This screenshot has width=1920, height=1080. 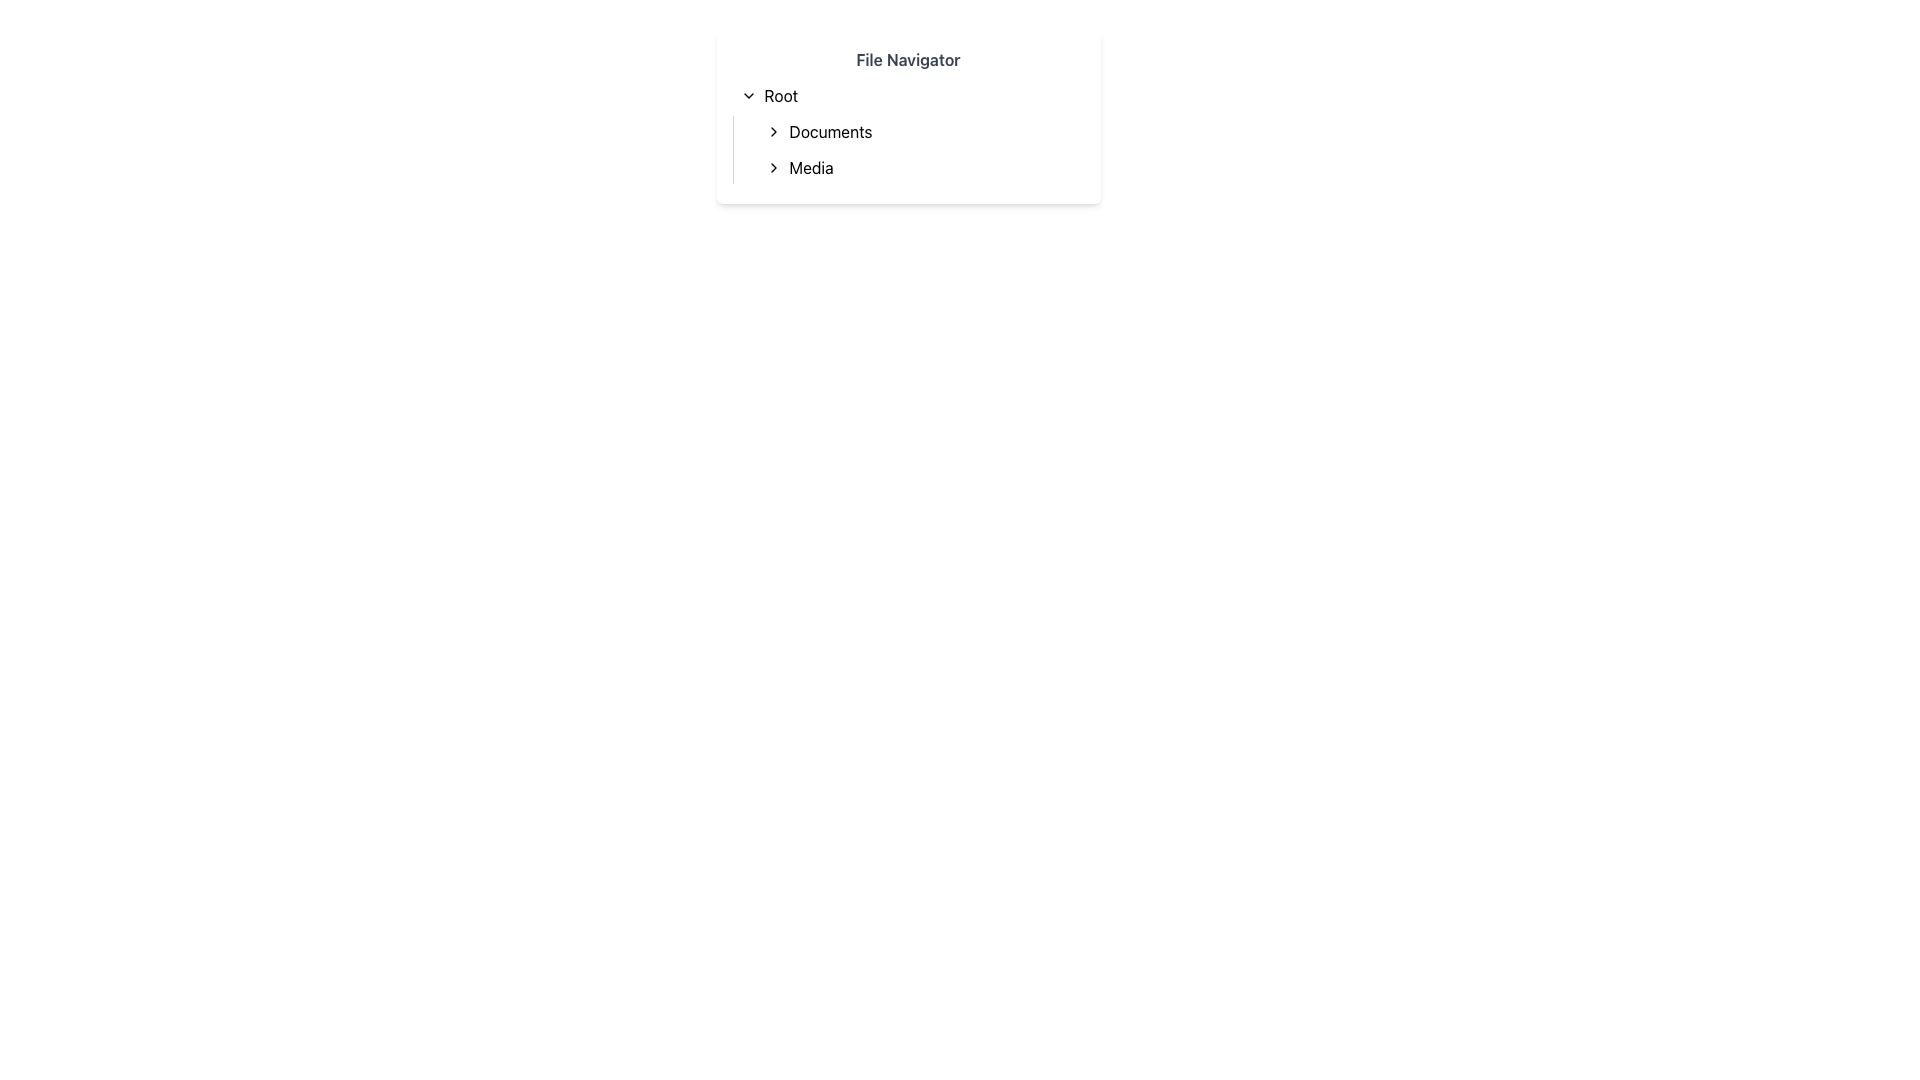 I want to click on the 'Documents' directory text label, which is located under the 'Root' section heading and is the second item in the vertical list after the left chevron icon, so click(x=830, y=131).